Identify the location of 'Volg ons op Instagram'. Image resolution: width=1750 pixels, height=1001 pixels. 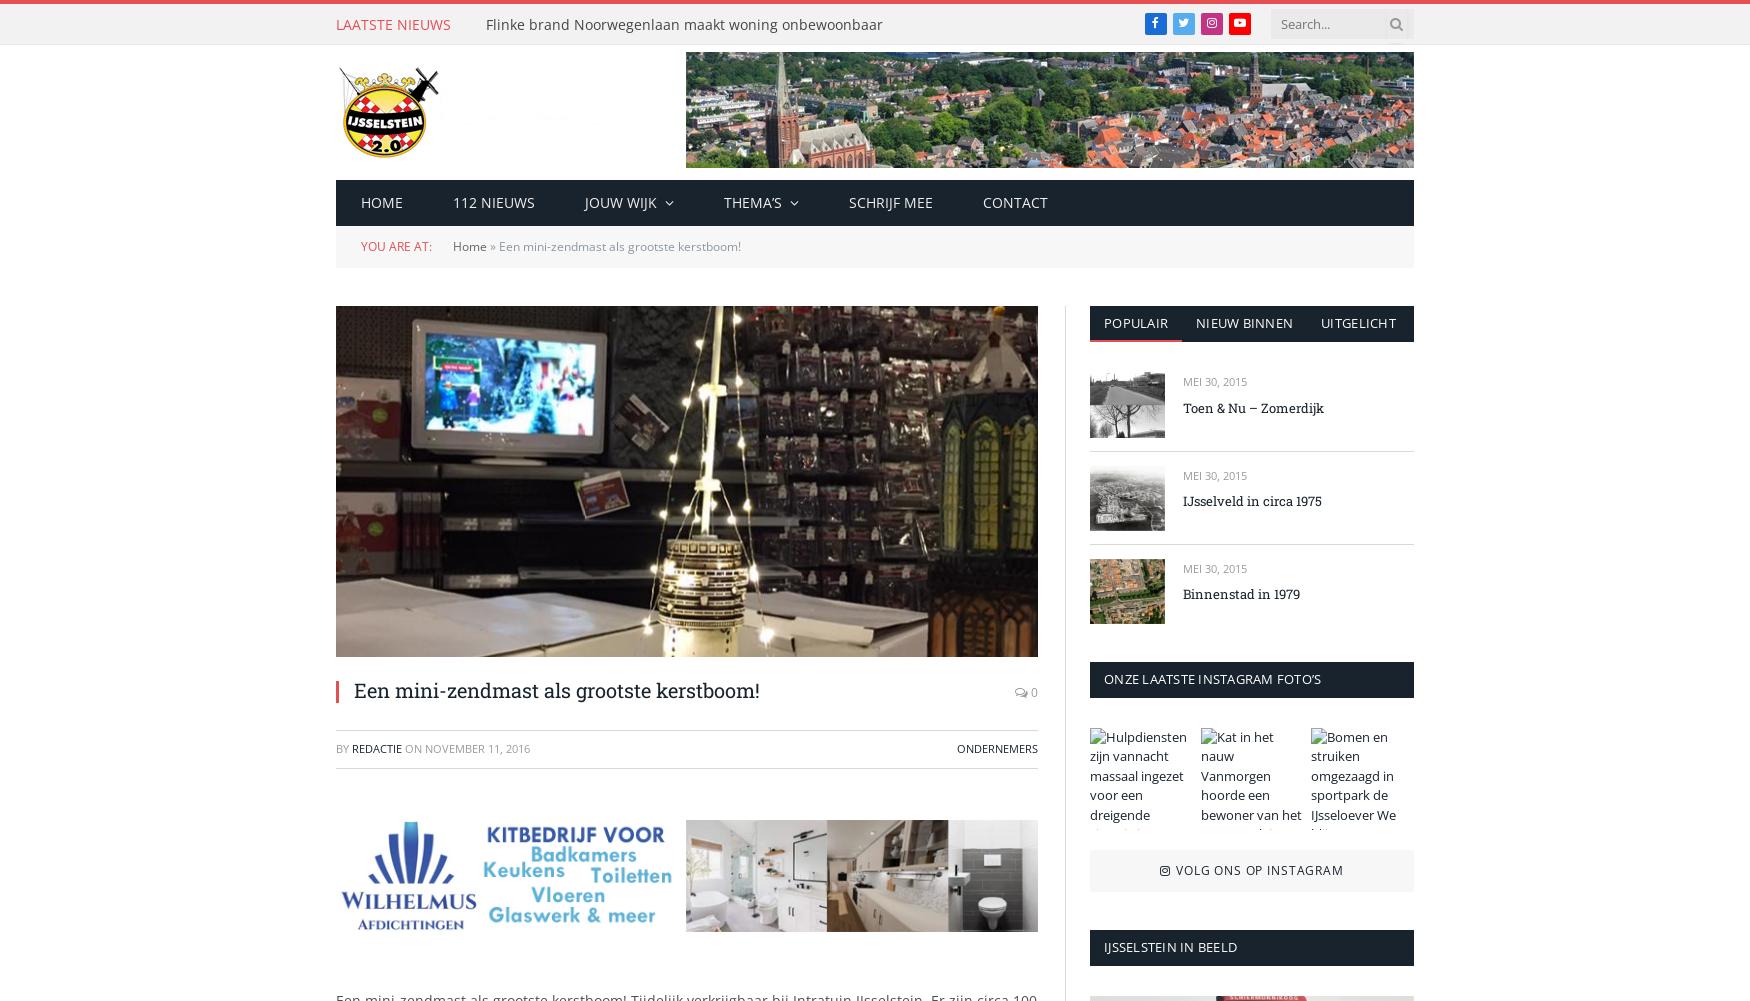
(1258, 870).